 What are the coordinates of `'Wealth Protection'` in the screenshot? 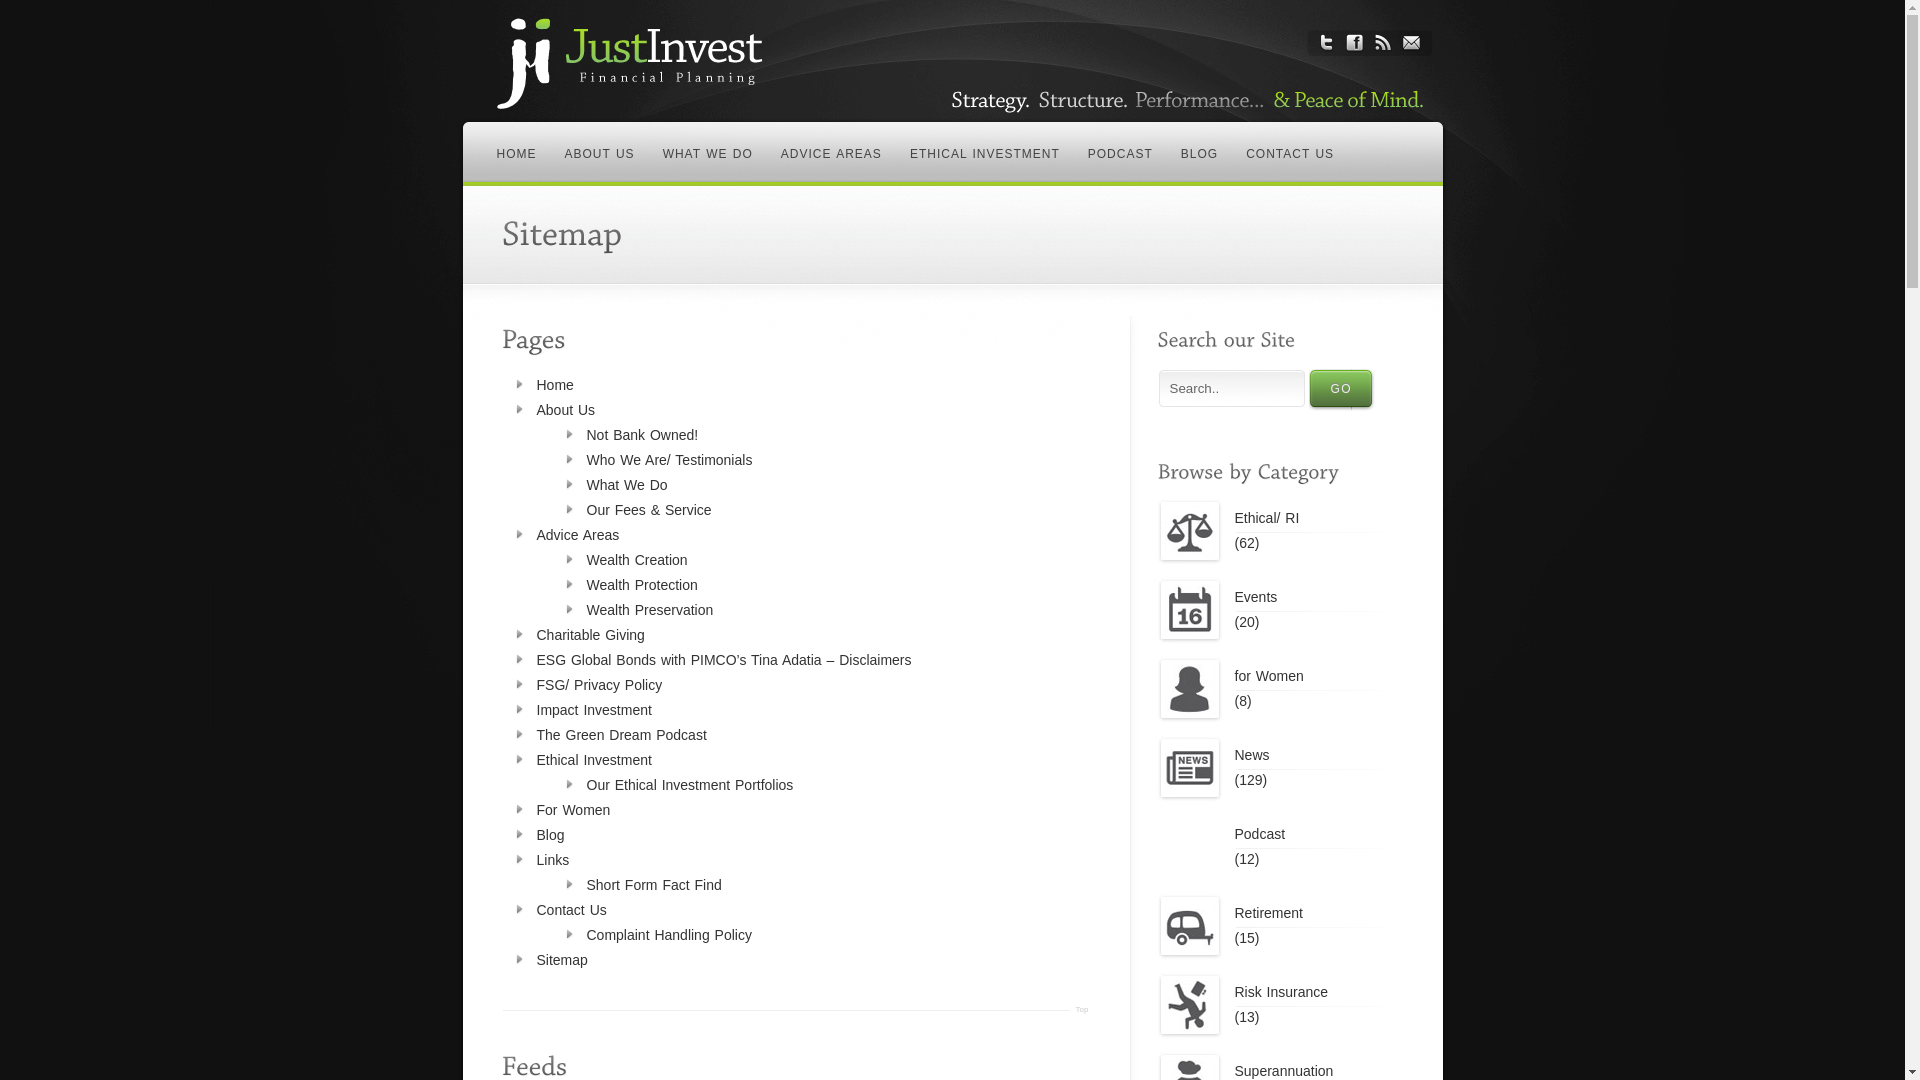 It's located at (641, 585).